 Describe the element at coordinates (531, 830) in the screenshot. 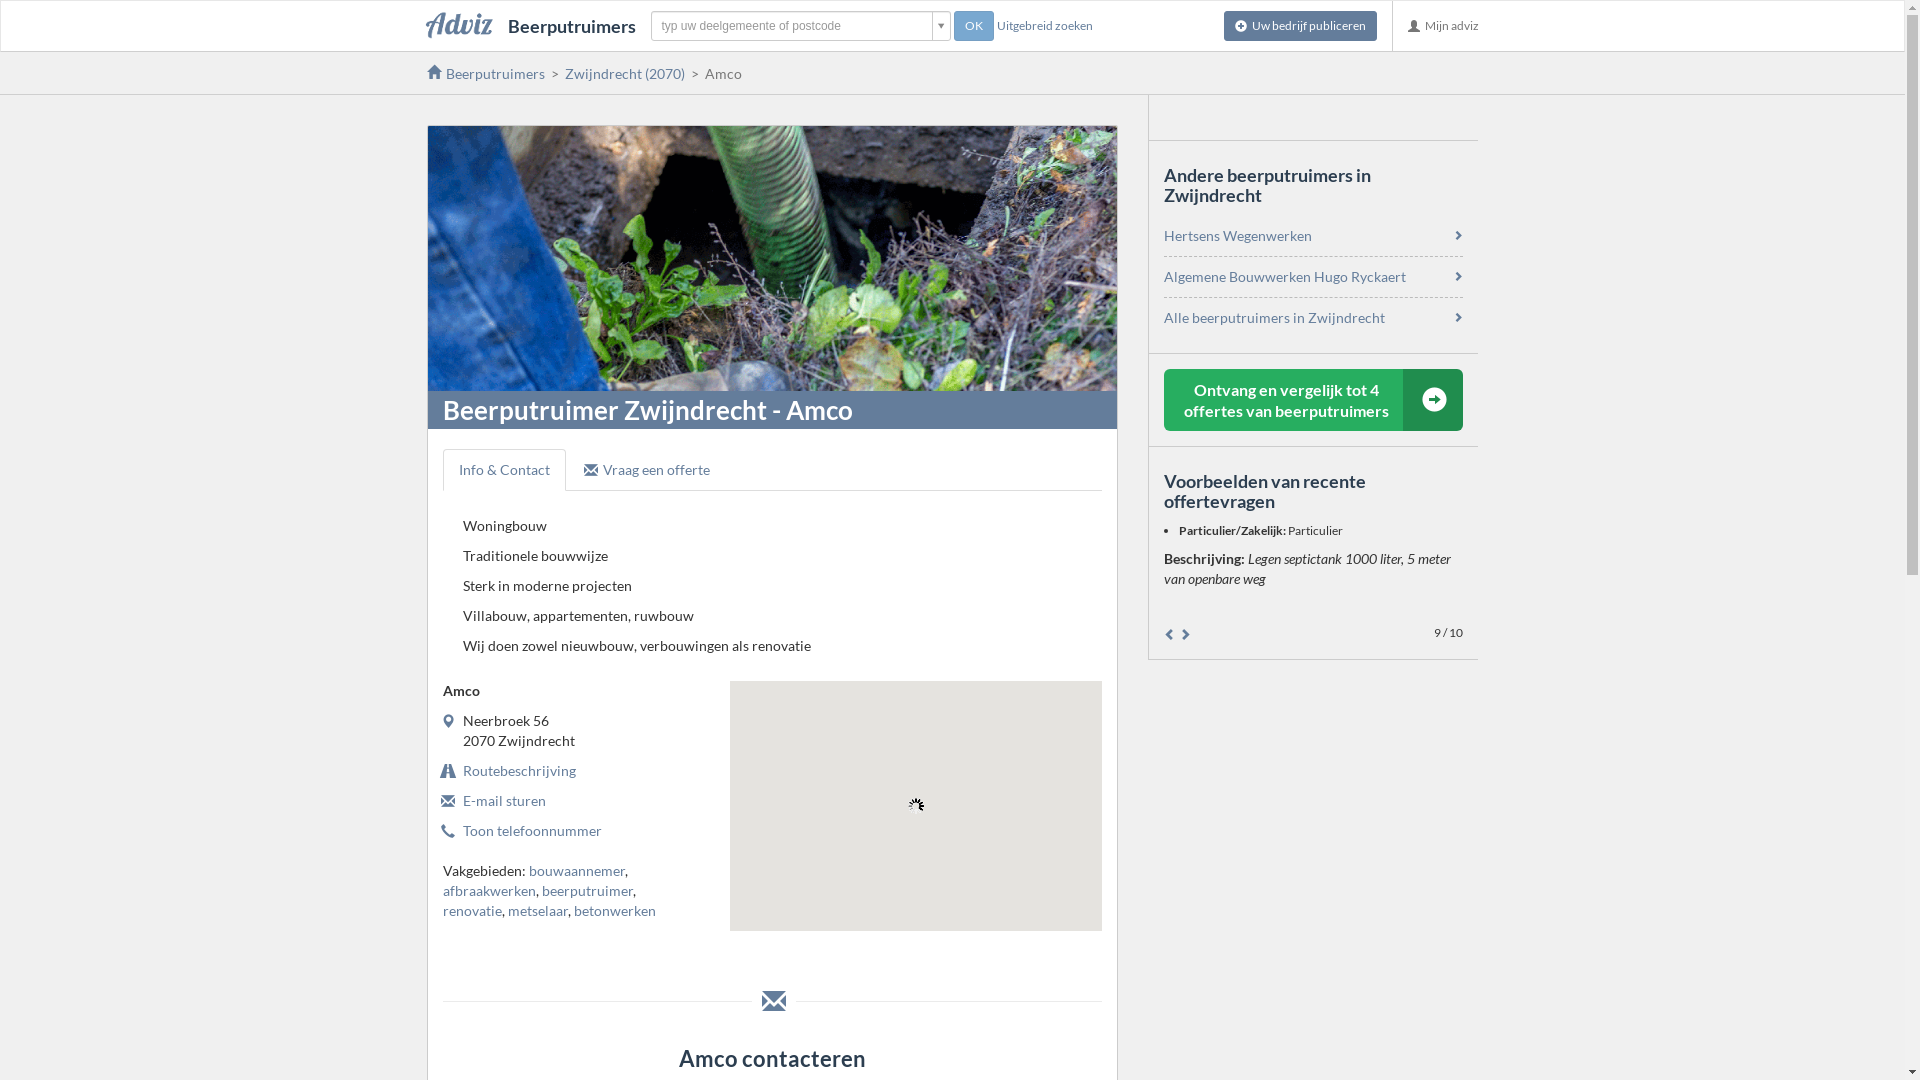

I see `'Toon telefoonnummer'` at that location.